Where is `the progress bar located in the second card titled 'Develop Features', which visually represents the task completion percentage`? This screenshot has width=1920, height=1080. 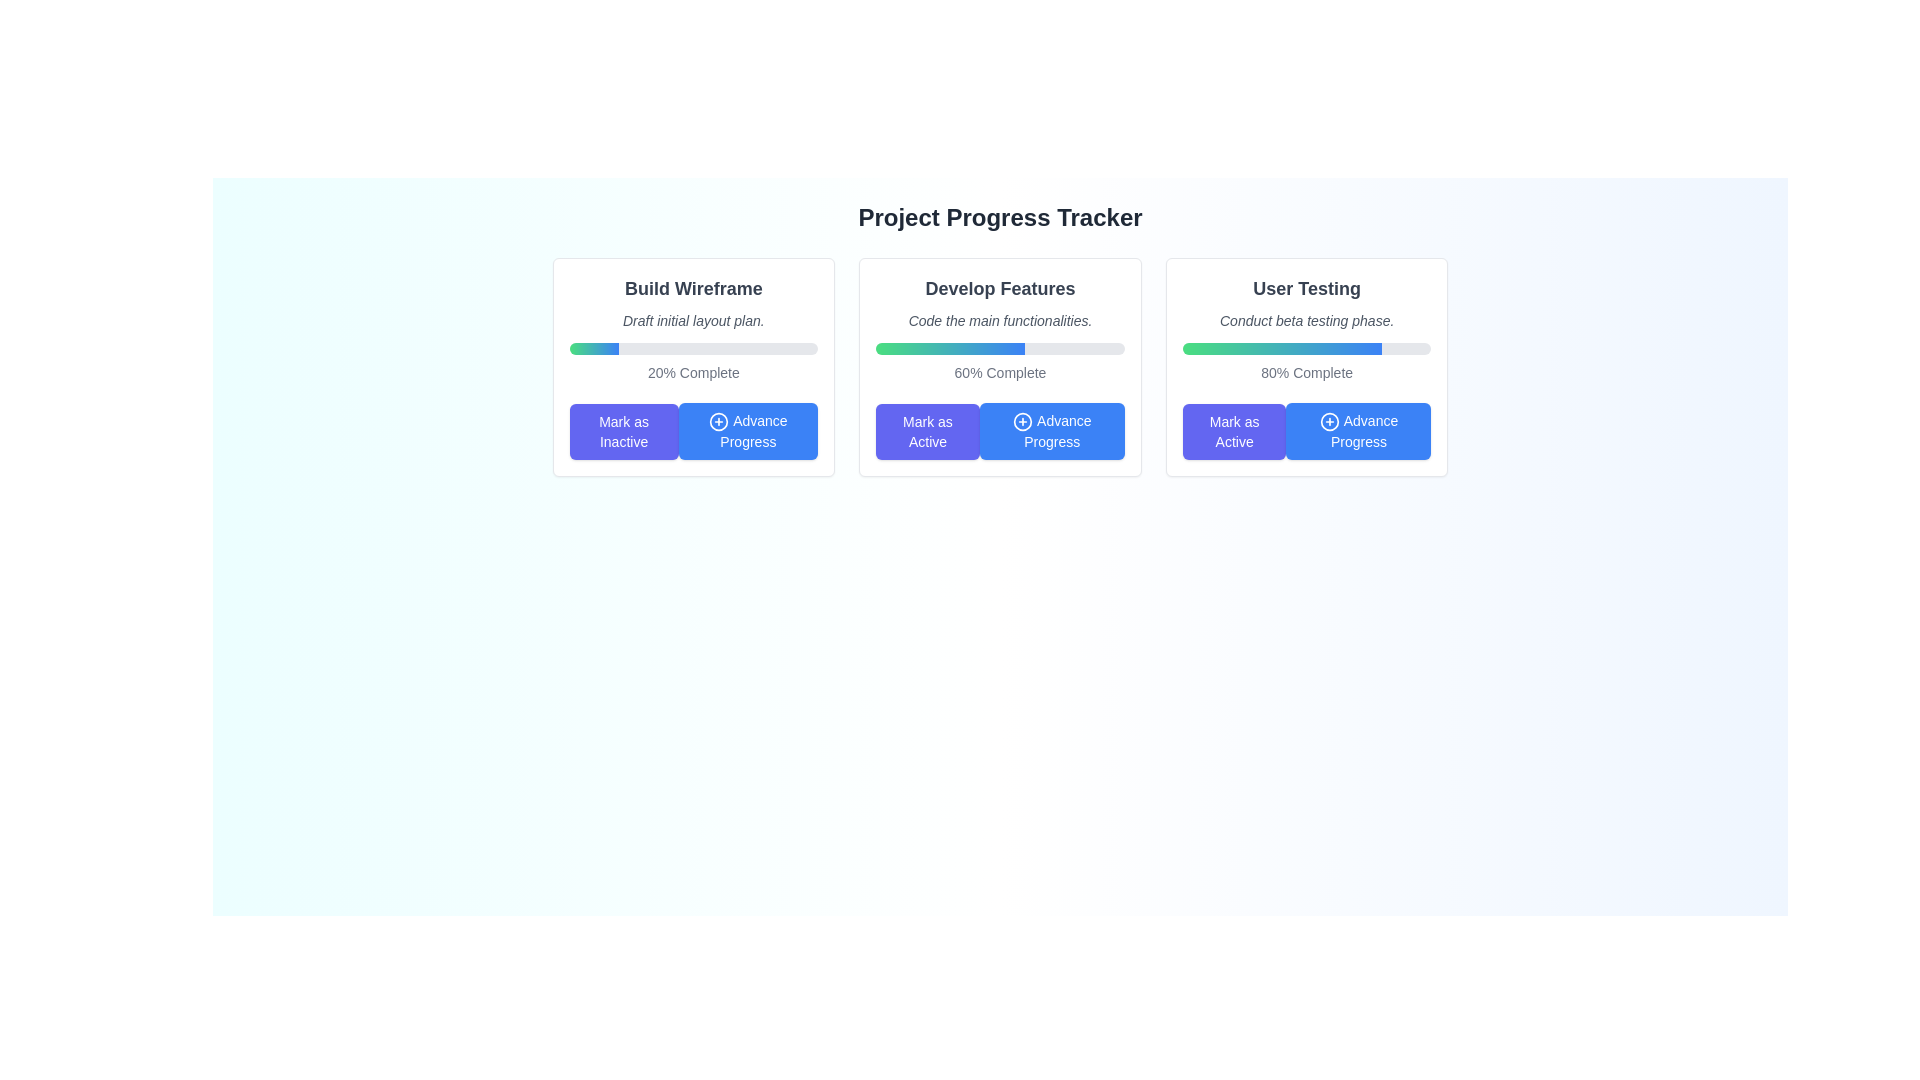
the progress bar located in the second card titled 'Develop Features', which visually represents the task completion percentage is located at coordinates (1000, 347).